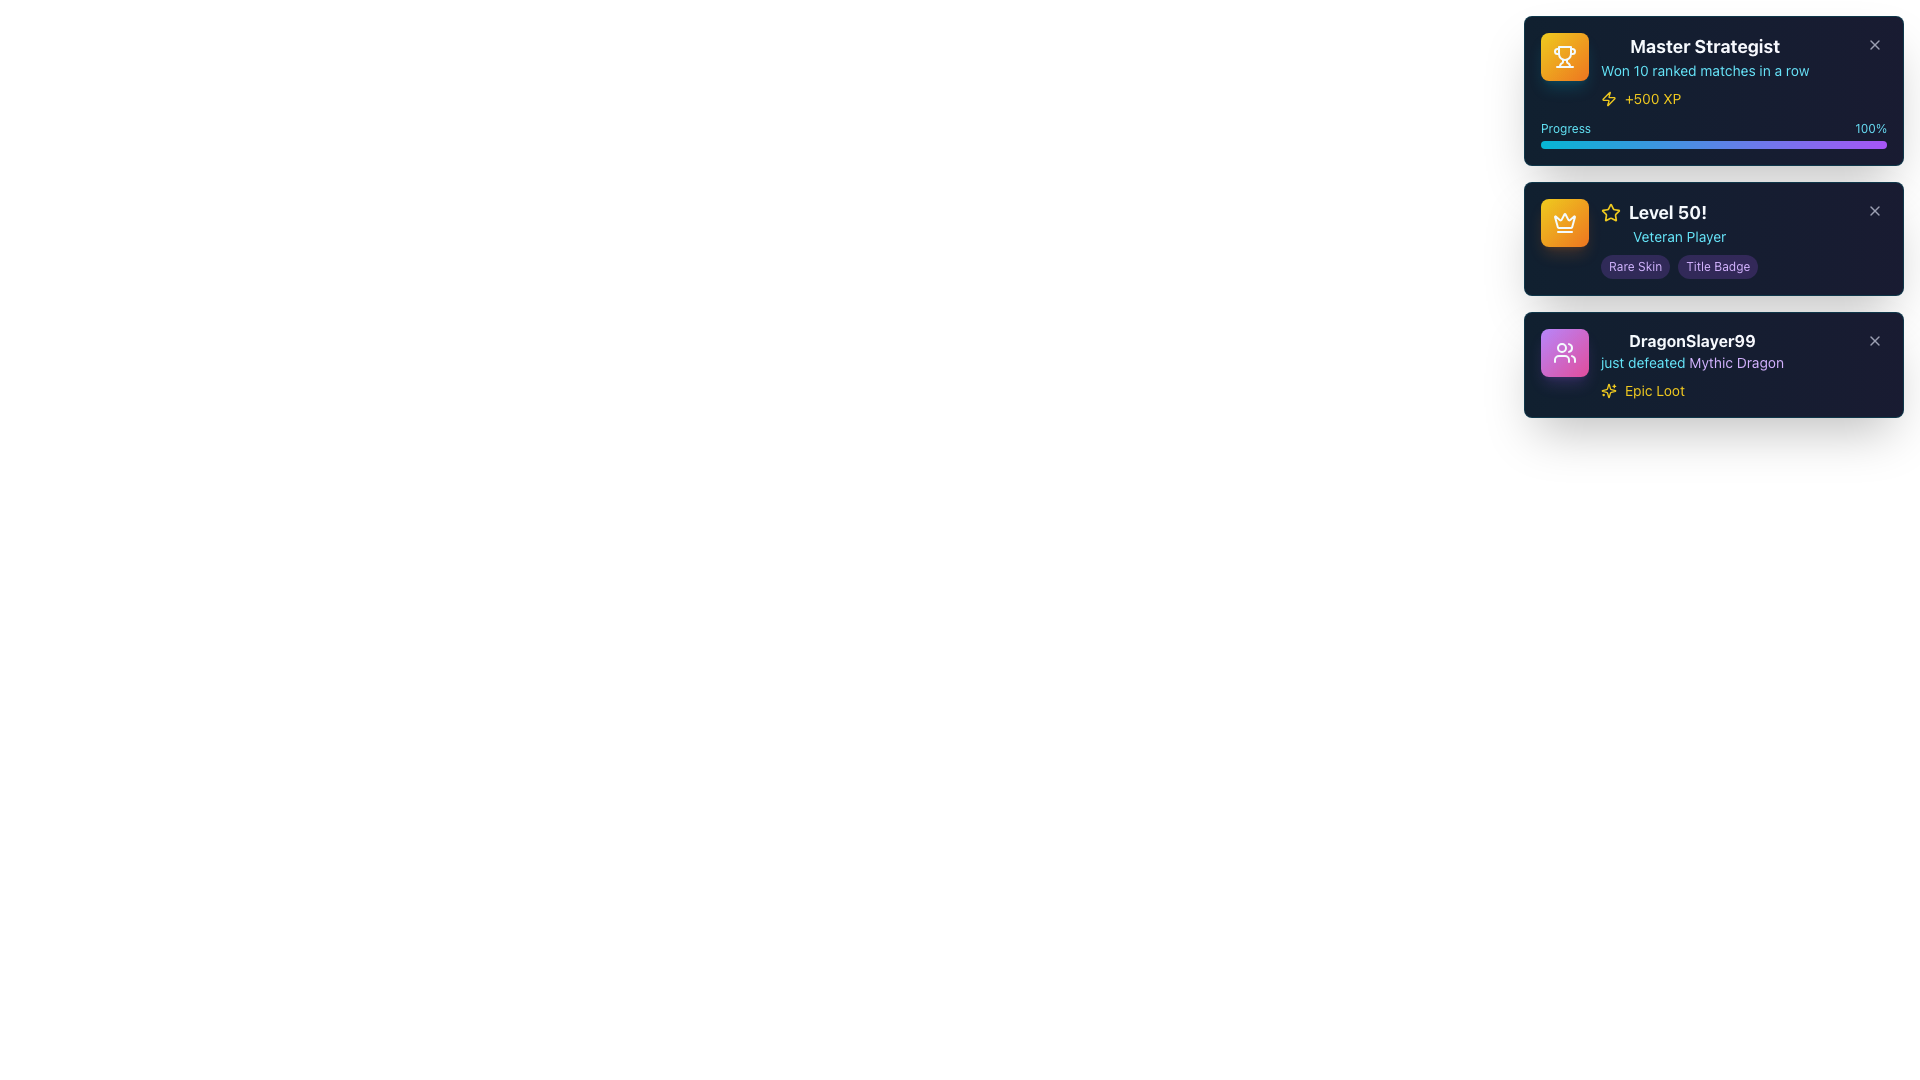 The image size is (1920, 1080). I want to click on the descriptive message text within the notification card that provides context about the recent achievement of user 'DragonSlayer99', so click(1691, 362).